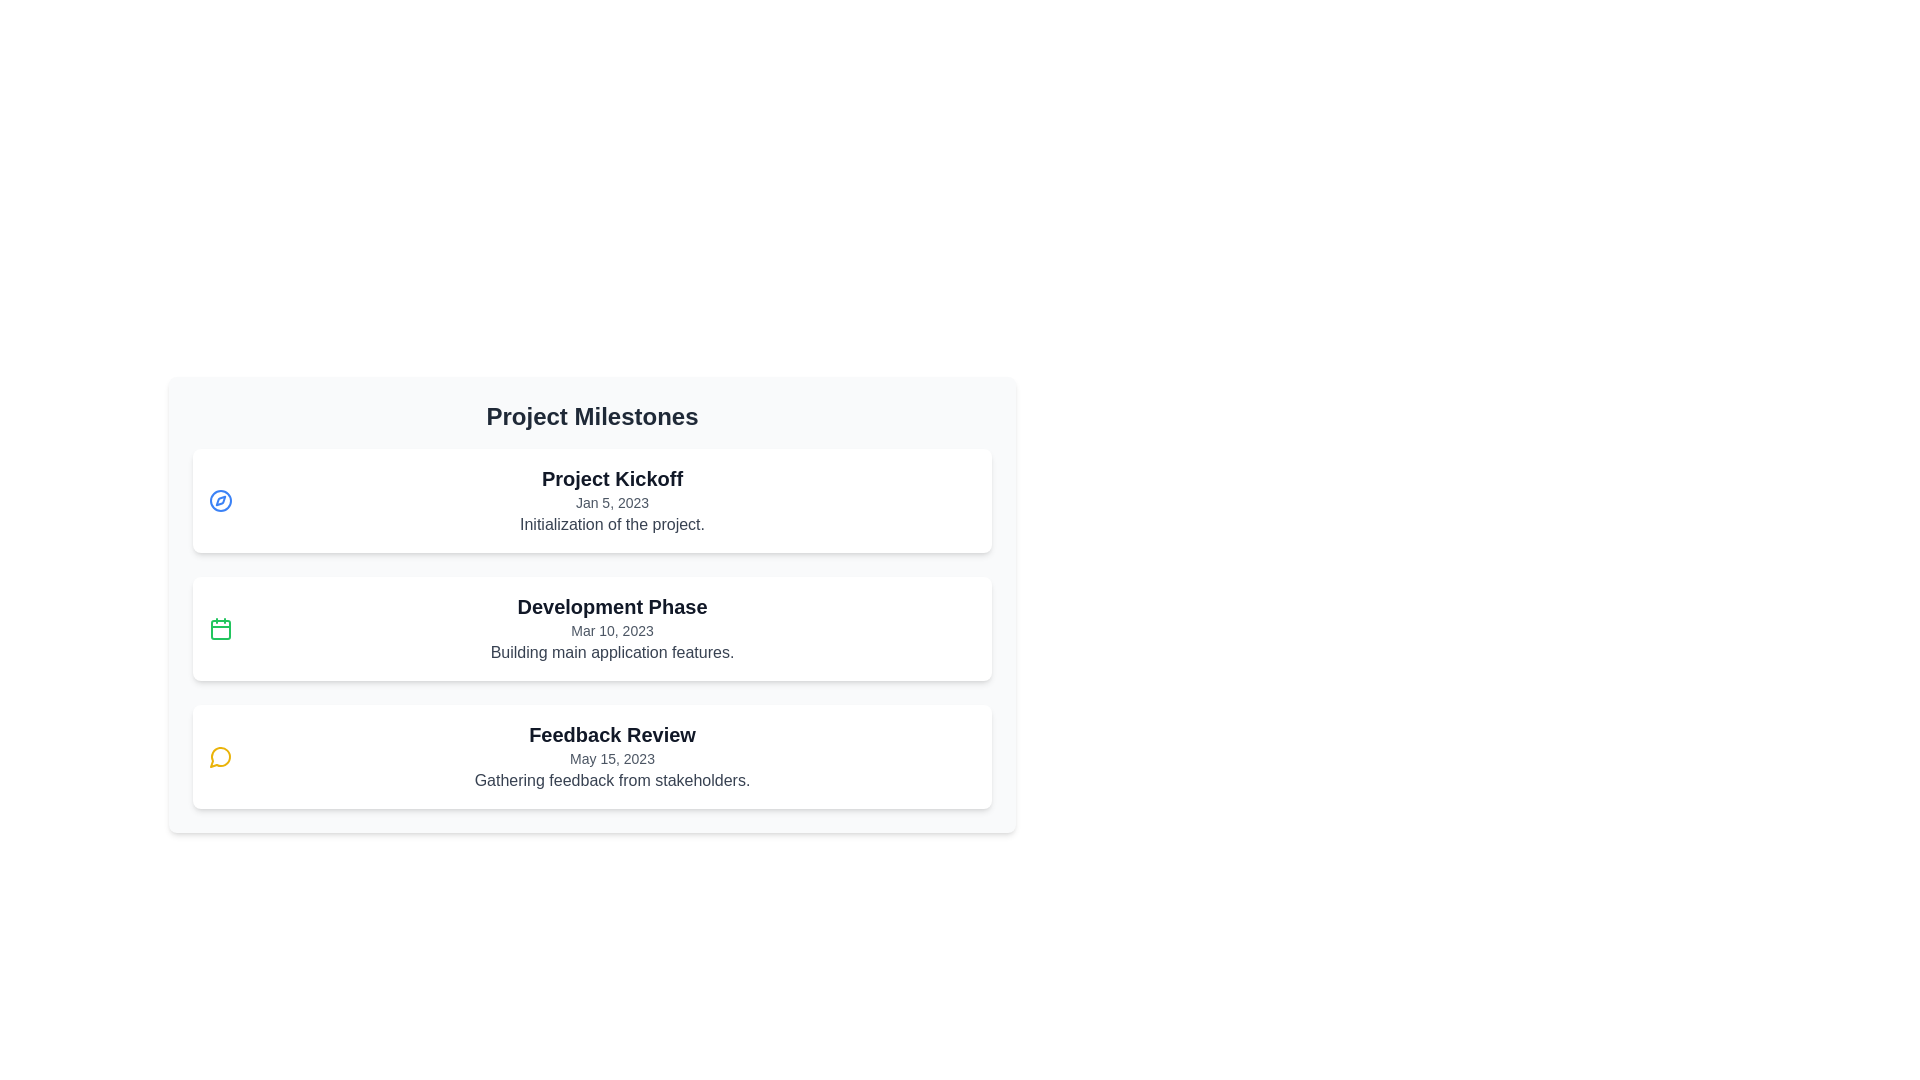 The height and width of the screenshot is (1080, 1920). What do you see at coordinates (220, 627) in the screenshot?
I see `the timeline icon indicating the 'Development Phase' milestone, positioned to the left of the text 'Development Phase' in the second list item` at bounding box center [220, 627].